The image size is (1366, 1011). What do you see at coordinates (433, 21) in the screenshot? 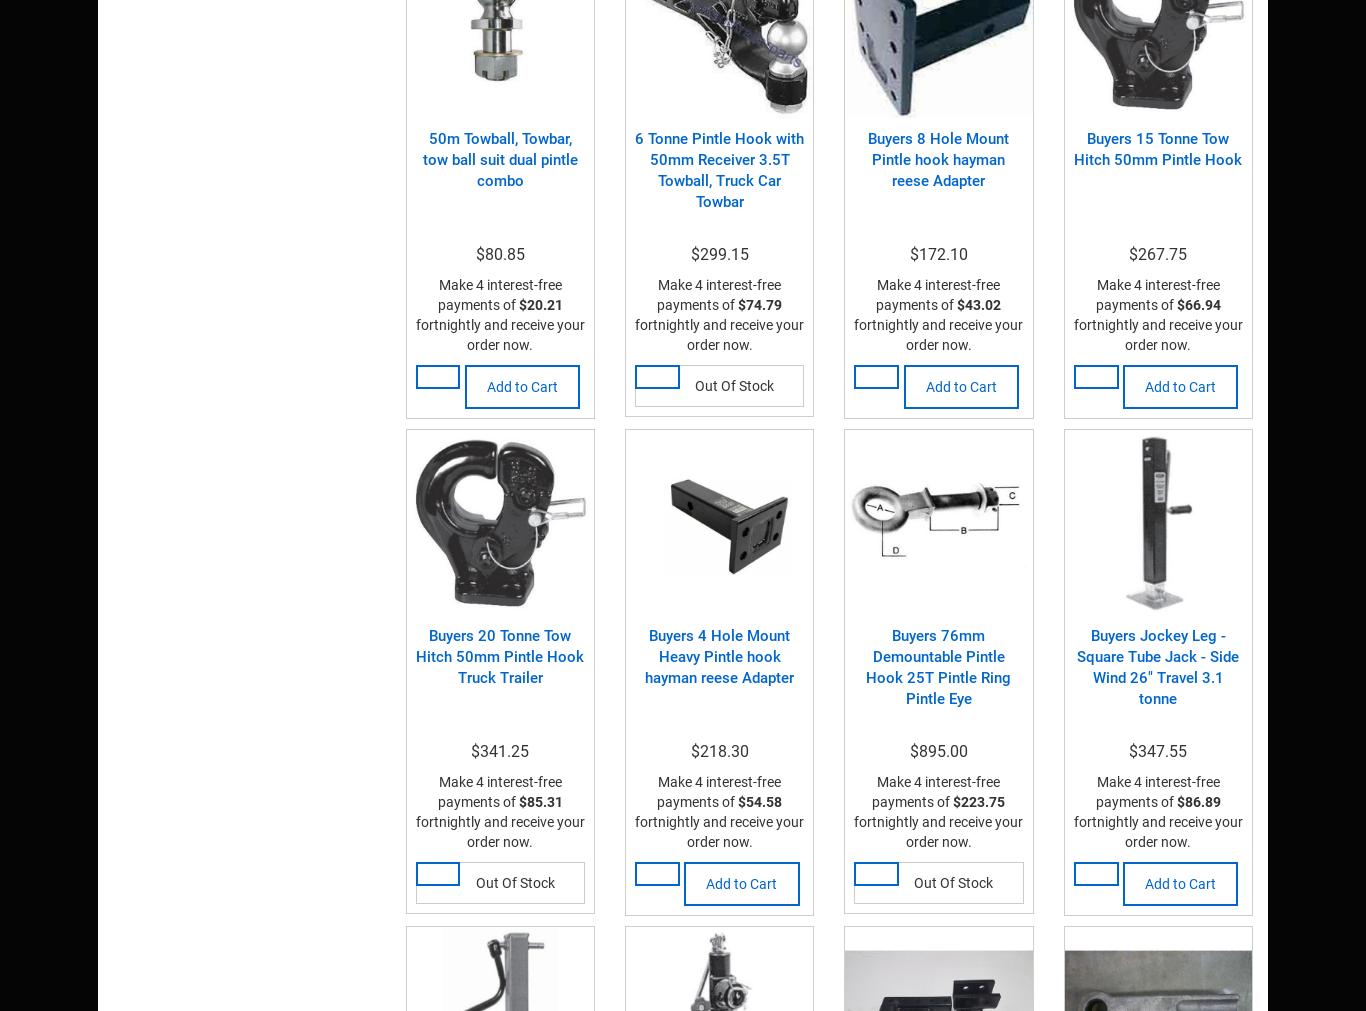
I see `'Turntable USED'` at bounding box center [433, 21].